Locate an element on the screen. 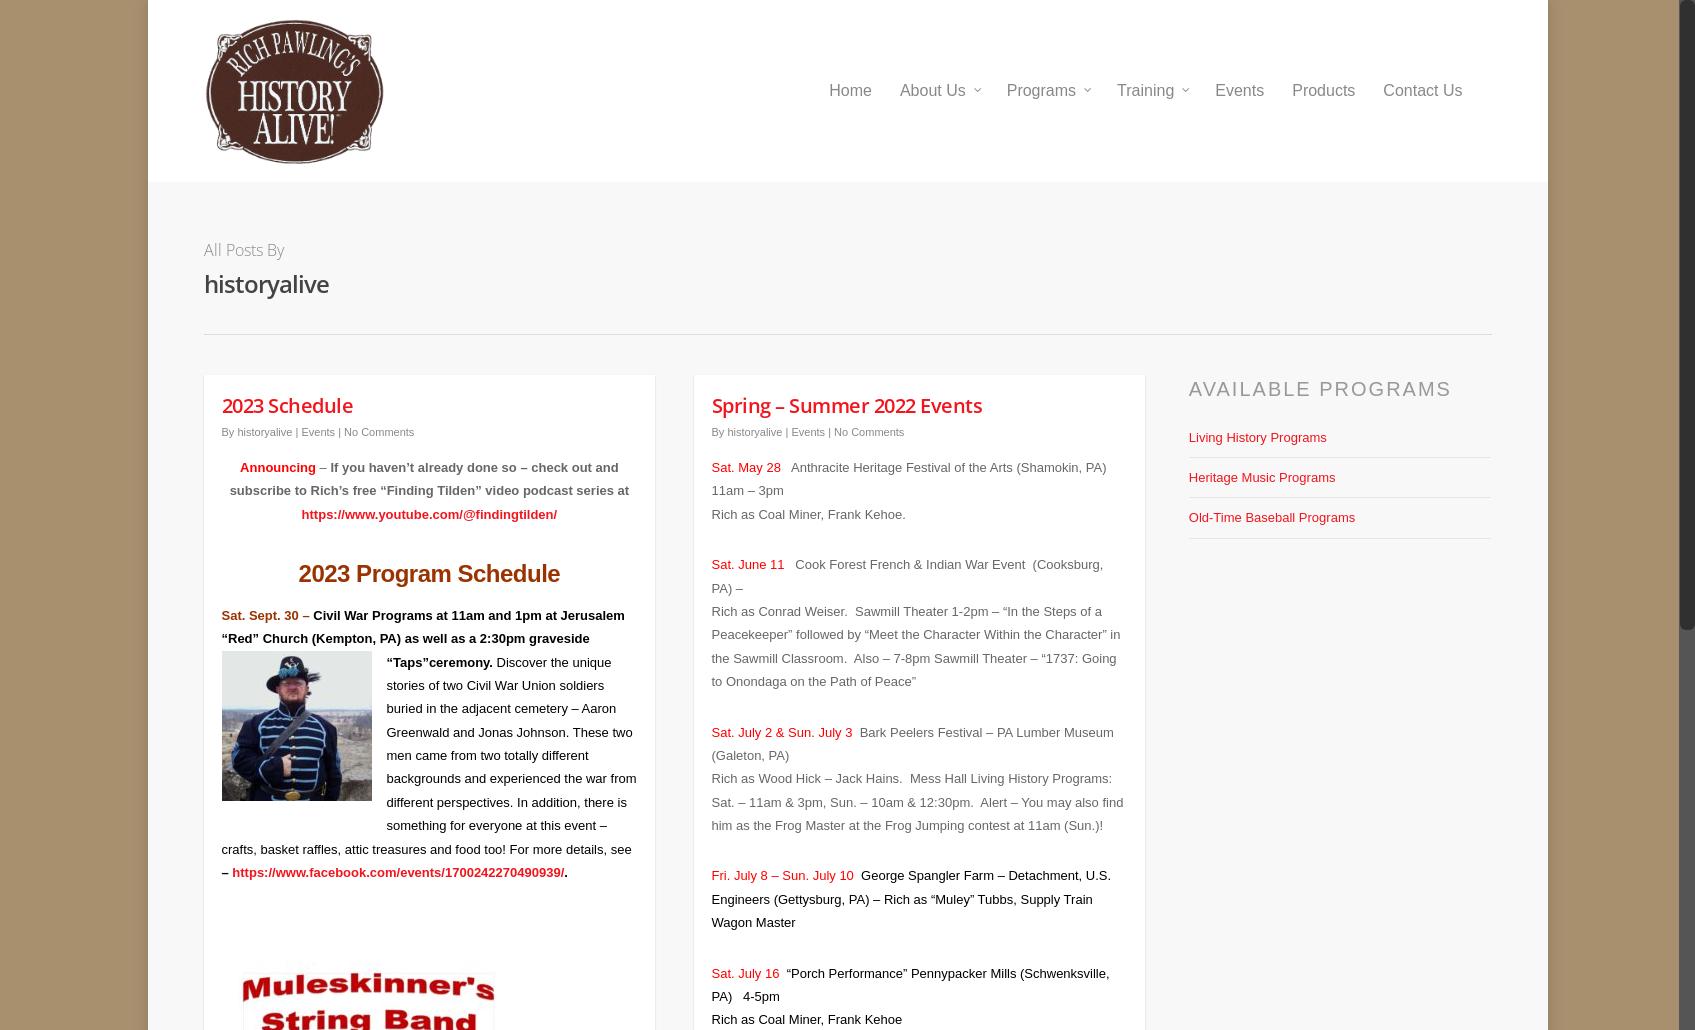 The width and height of the screenshot is (1695, 1030). 'Living History Programs' is located at coordinates (1256, 422).